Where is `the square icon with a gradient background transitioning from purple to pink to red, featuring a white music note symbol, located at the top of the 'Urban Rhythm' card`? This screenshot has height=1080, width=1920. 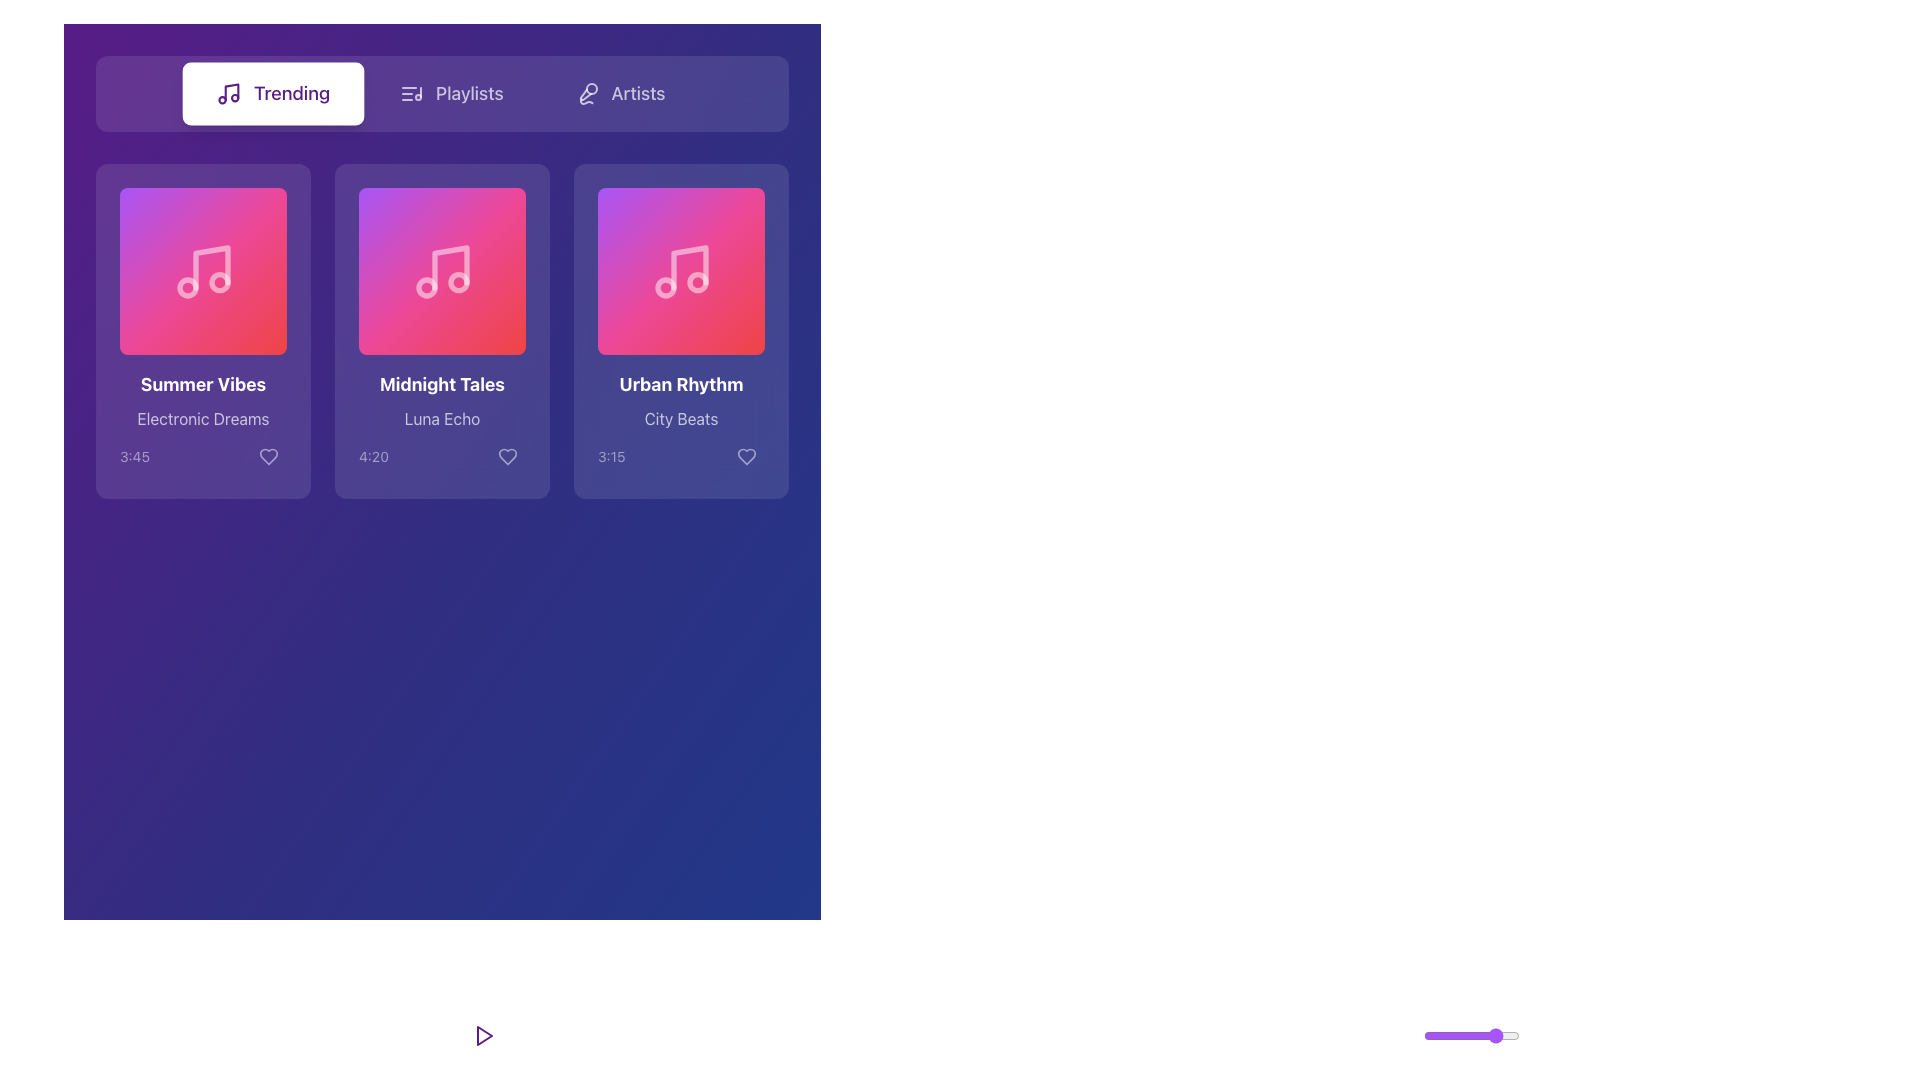 the square icon with a gradient background transitioning from purple to pink to red, featuring a white music note symbol, located at the top of the 'Urban Rhythm' card is located at coordinates (681, 271).